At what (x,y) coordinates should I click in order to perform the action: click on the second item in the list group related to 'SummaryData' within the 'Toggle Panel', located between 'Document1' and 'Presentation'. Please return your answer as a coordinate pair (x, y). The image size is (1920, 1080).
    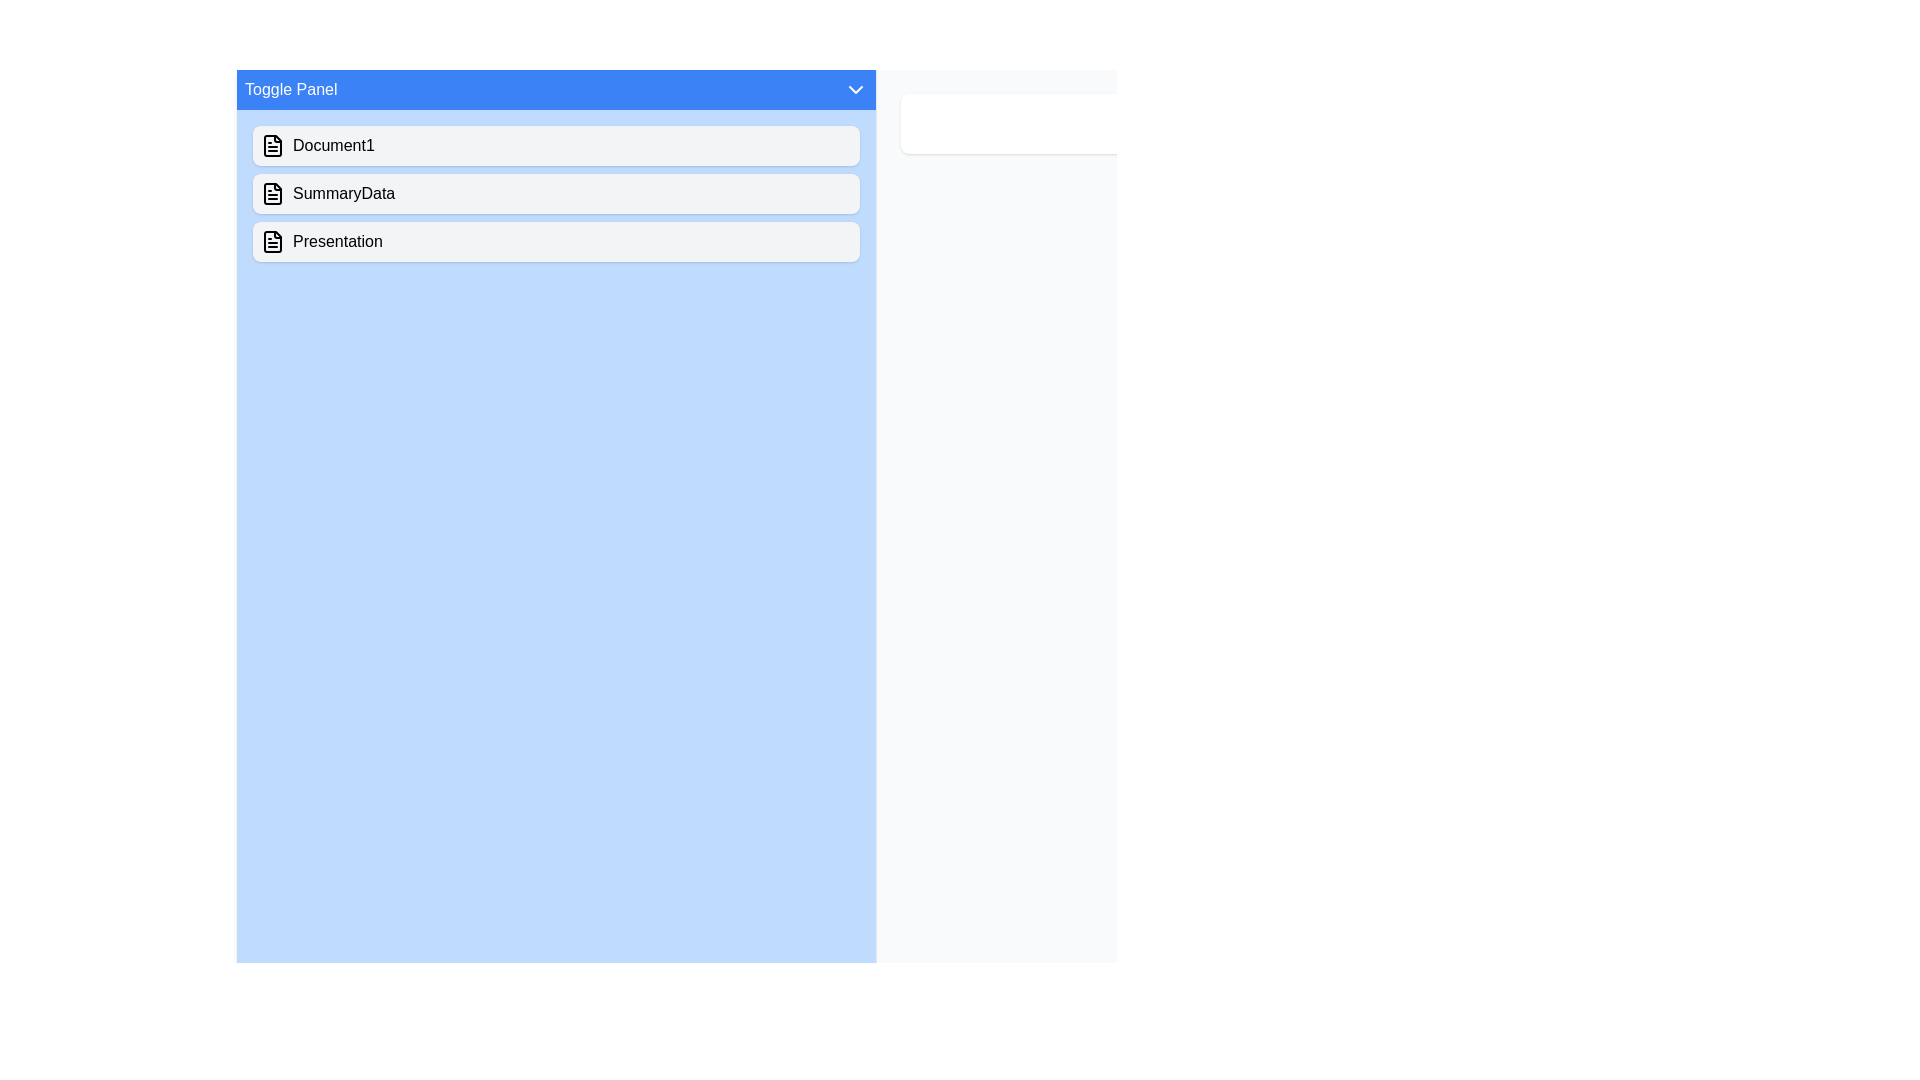
    Looking at the image, I should click on (556, 193).